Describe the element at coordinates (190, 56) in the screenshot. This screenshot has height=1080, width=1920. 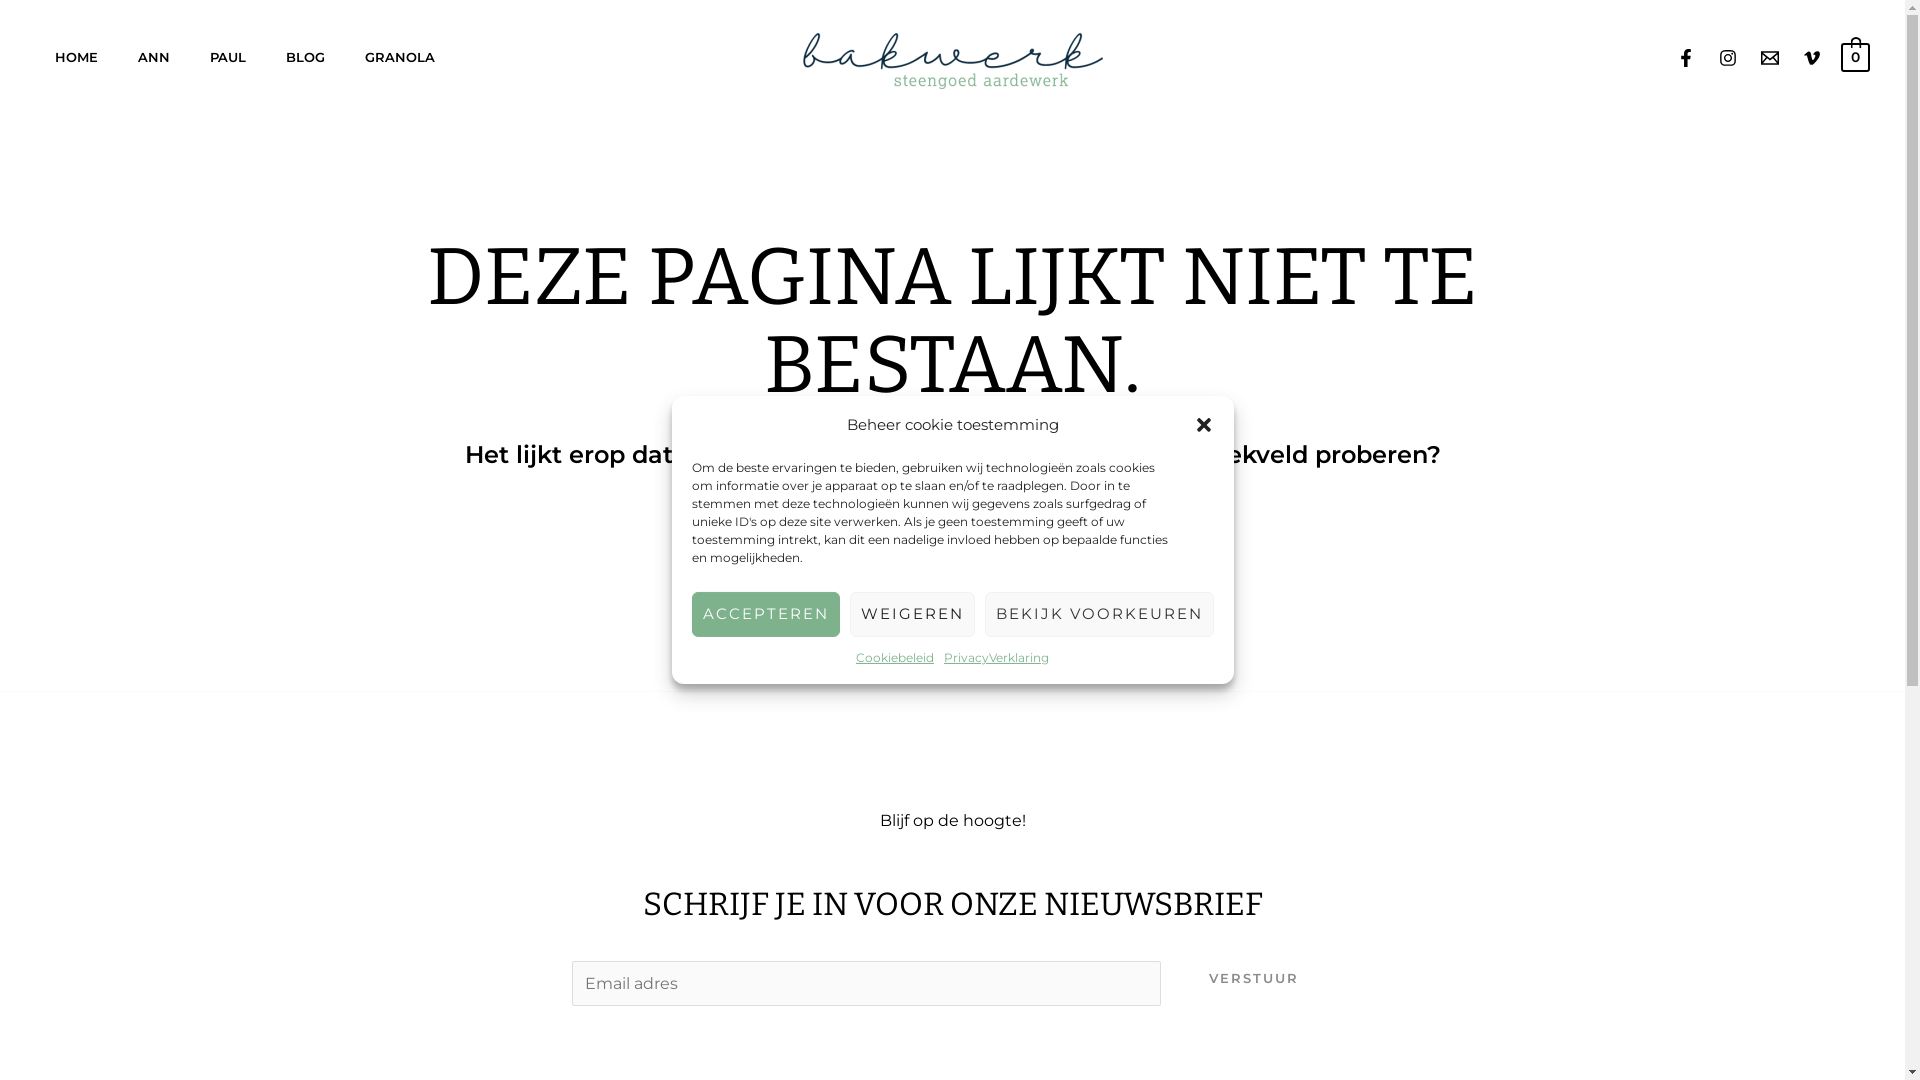
I see `'PAUL'` at that location.